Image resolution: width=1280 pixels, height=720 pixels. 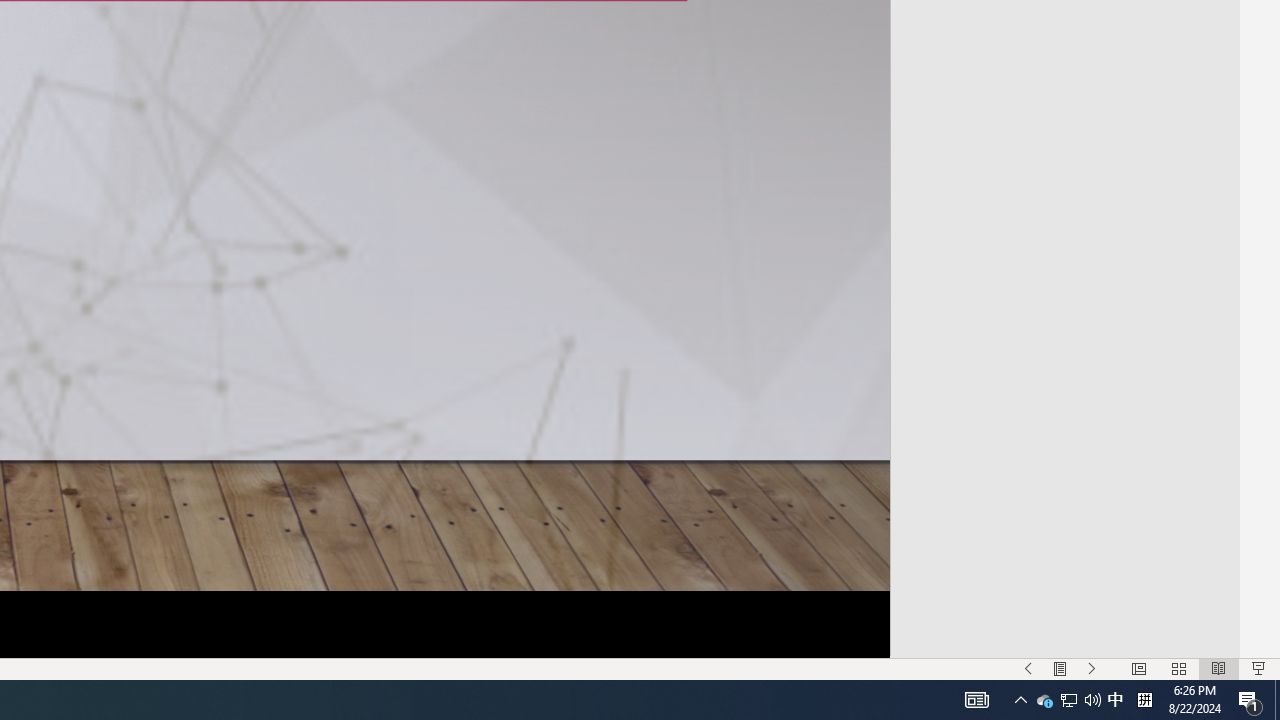 What do you see at coordinates (1059, 669) in the screenshot?
I see `'Menu On'` at bounding box center [1059, 669].